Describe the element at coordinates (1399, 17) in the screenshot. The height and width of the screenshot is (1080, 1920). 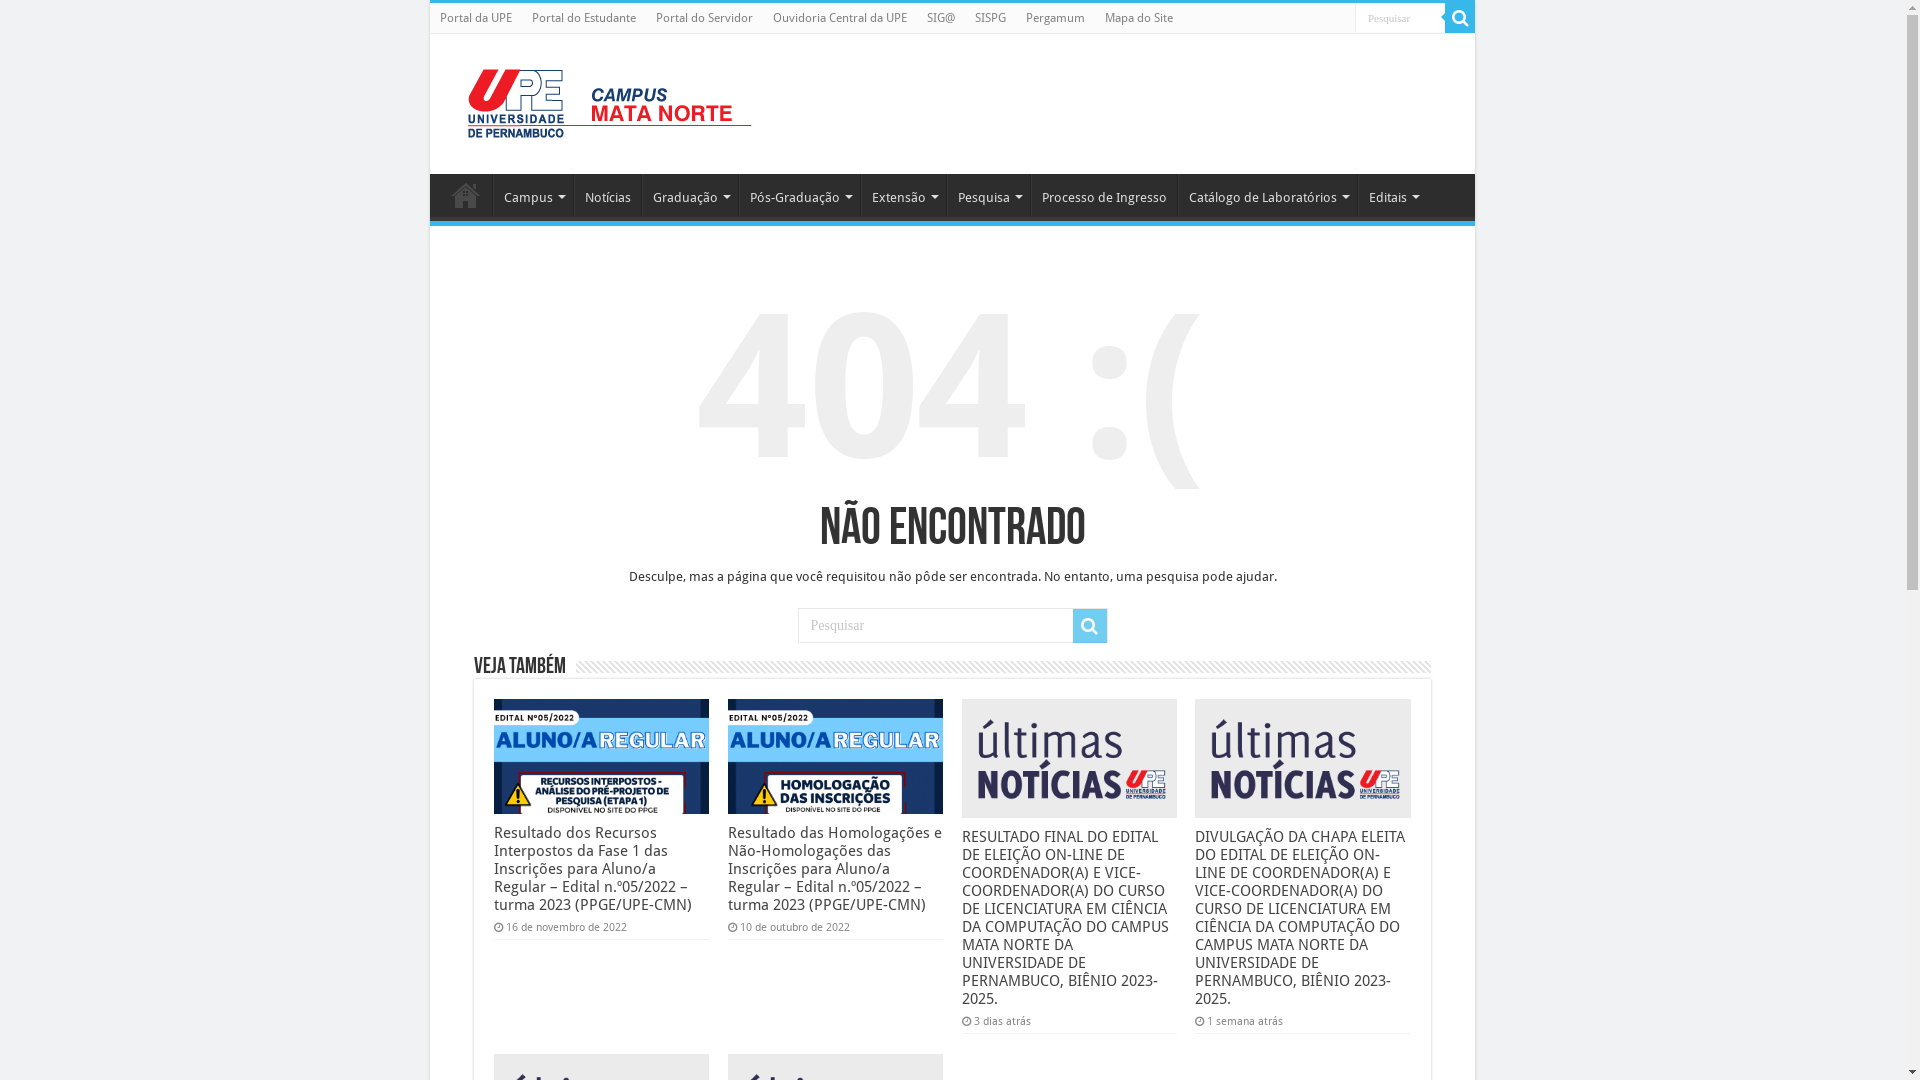
I see `'Pesquisar'` at that location.